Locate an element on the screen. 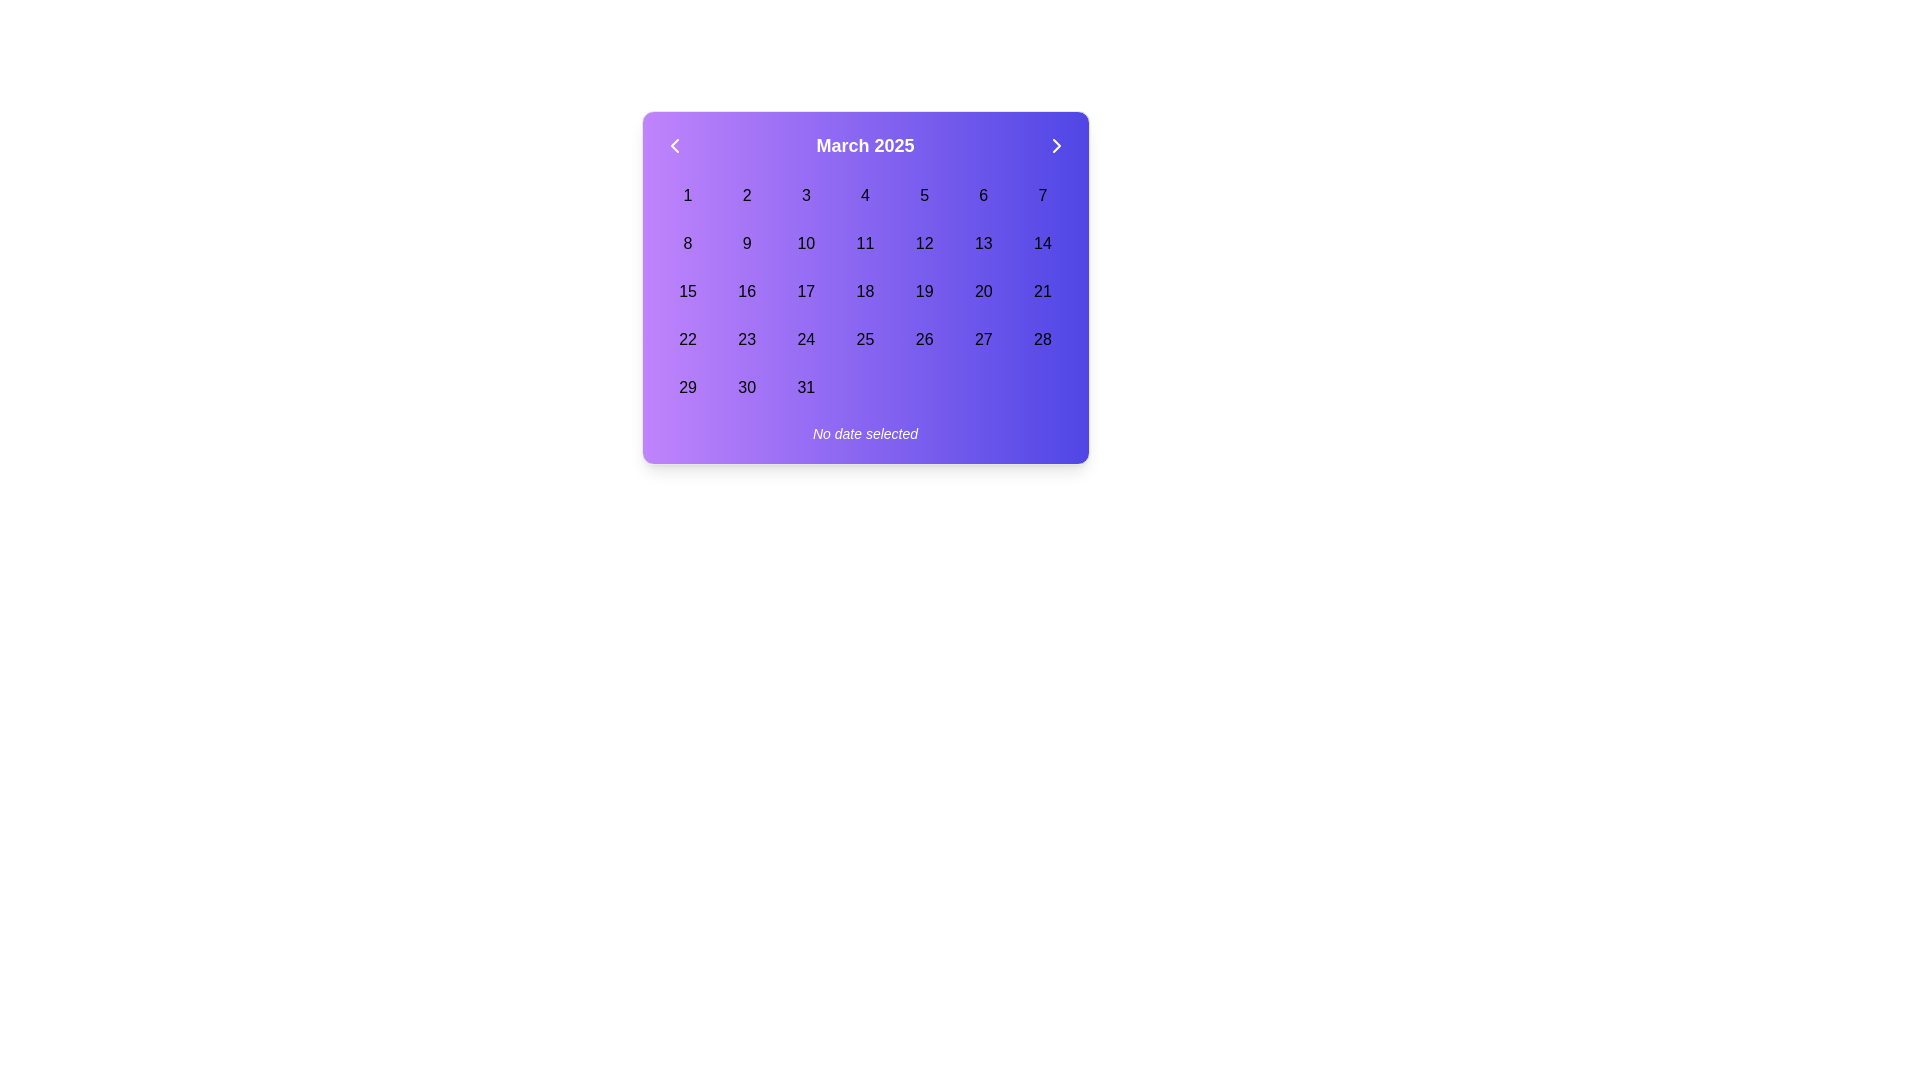  the text label displaying the date 'March 2025' located in the header of the calendar component, which is styled in bold white font on a gradient purple background is located at coordinates (865, 145).